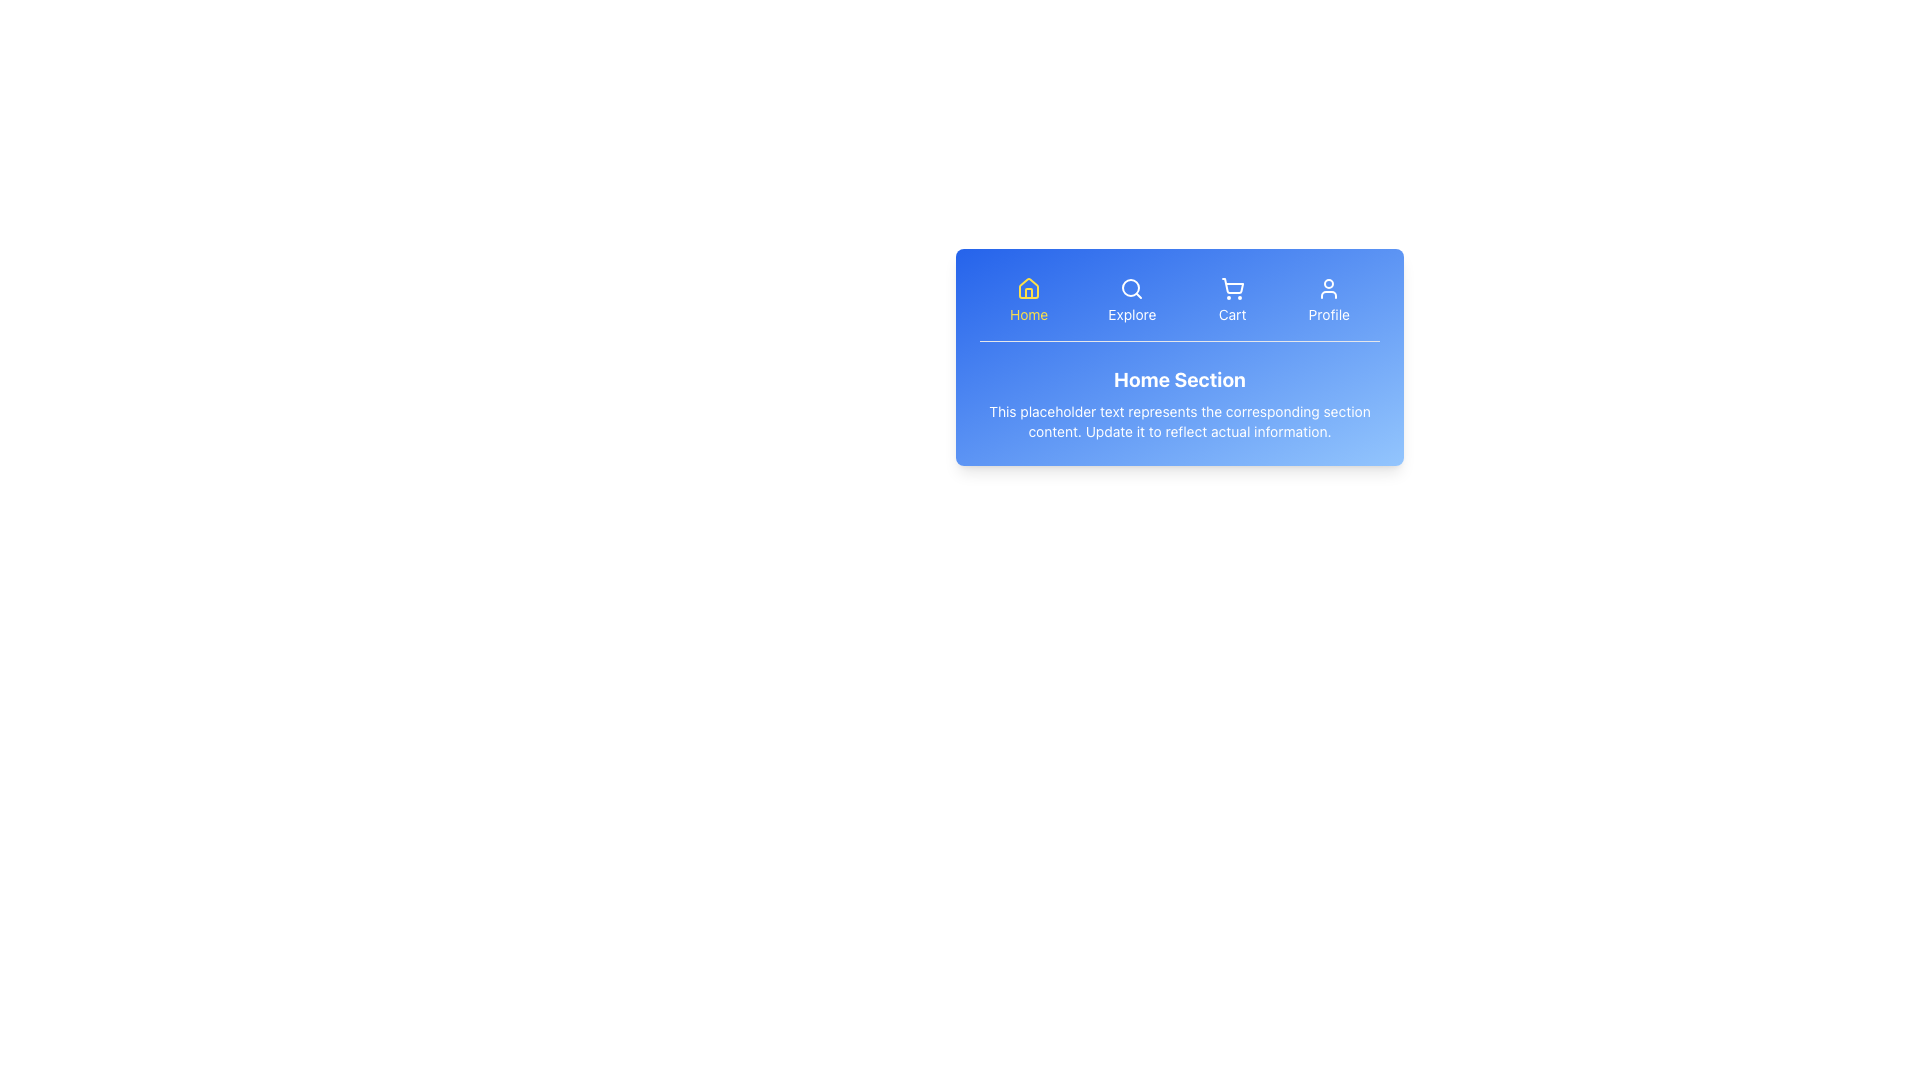  Describe the element at coordinates (1029, 288) in the screenshot. I see `the 'Home' icon located in the first section of the navigation bar` at that location.